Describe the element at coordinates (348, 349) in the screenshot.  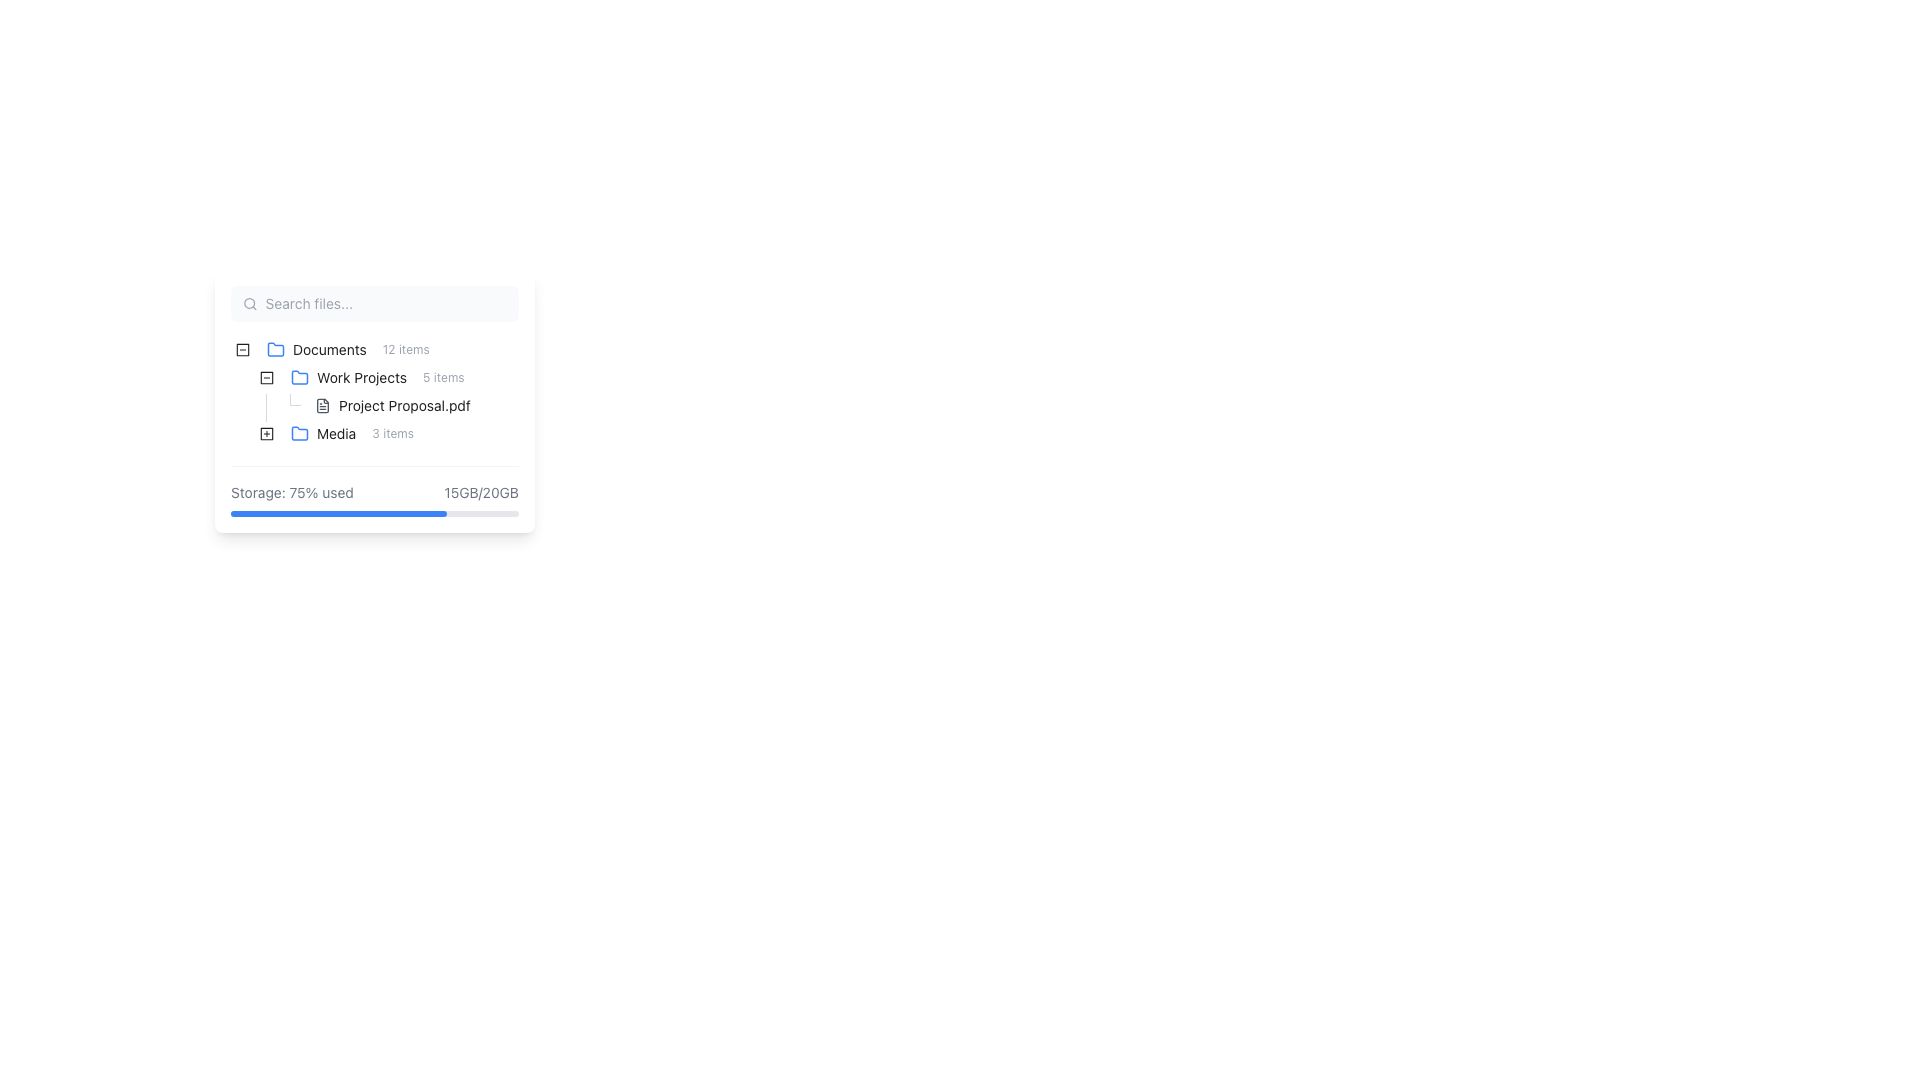
I see `the 'Documents' tree item, which displays a blue folder icon and shows a count of '12 items'` at that location.